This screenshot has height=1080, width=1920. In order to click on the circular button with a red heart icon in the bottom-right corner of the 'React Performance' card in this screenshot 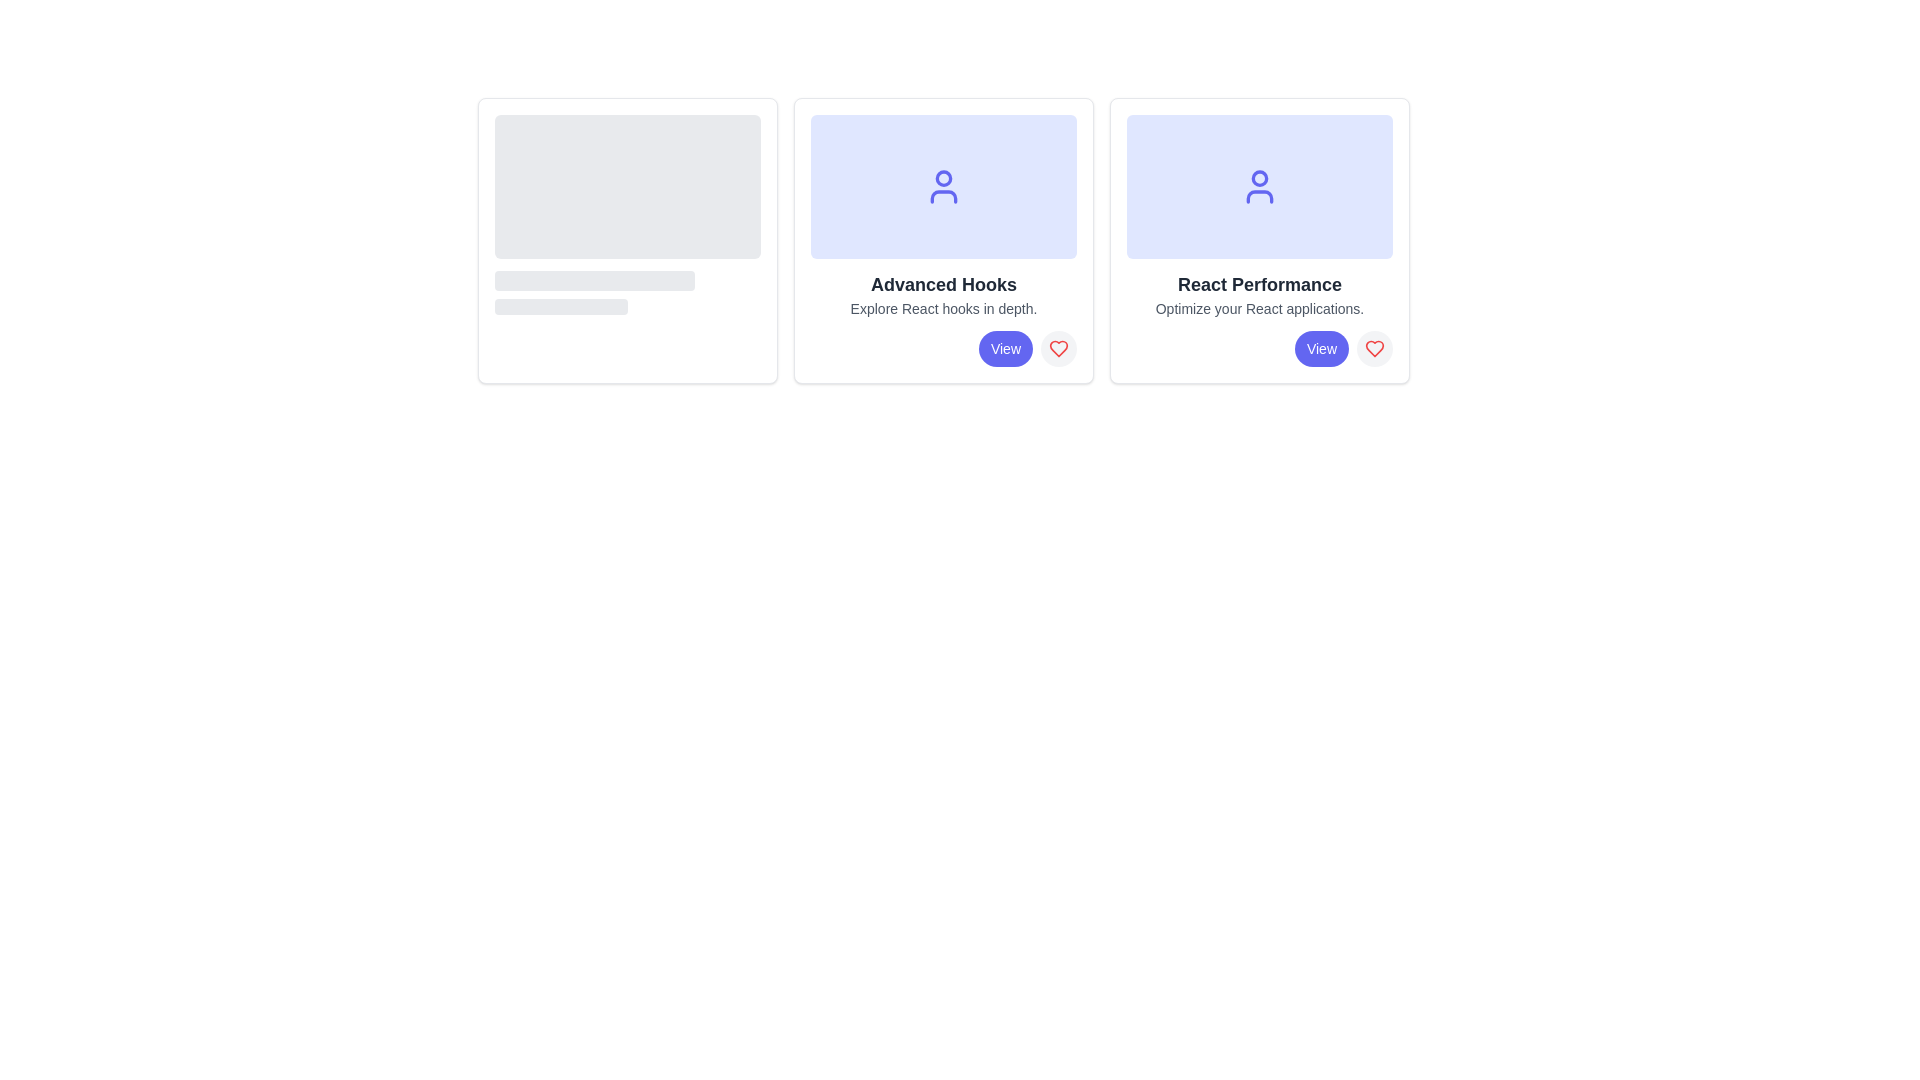, I will do `click(1373, 347)`.